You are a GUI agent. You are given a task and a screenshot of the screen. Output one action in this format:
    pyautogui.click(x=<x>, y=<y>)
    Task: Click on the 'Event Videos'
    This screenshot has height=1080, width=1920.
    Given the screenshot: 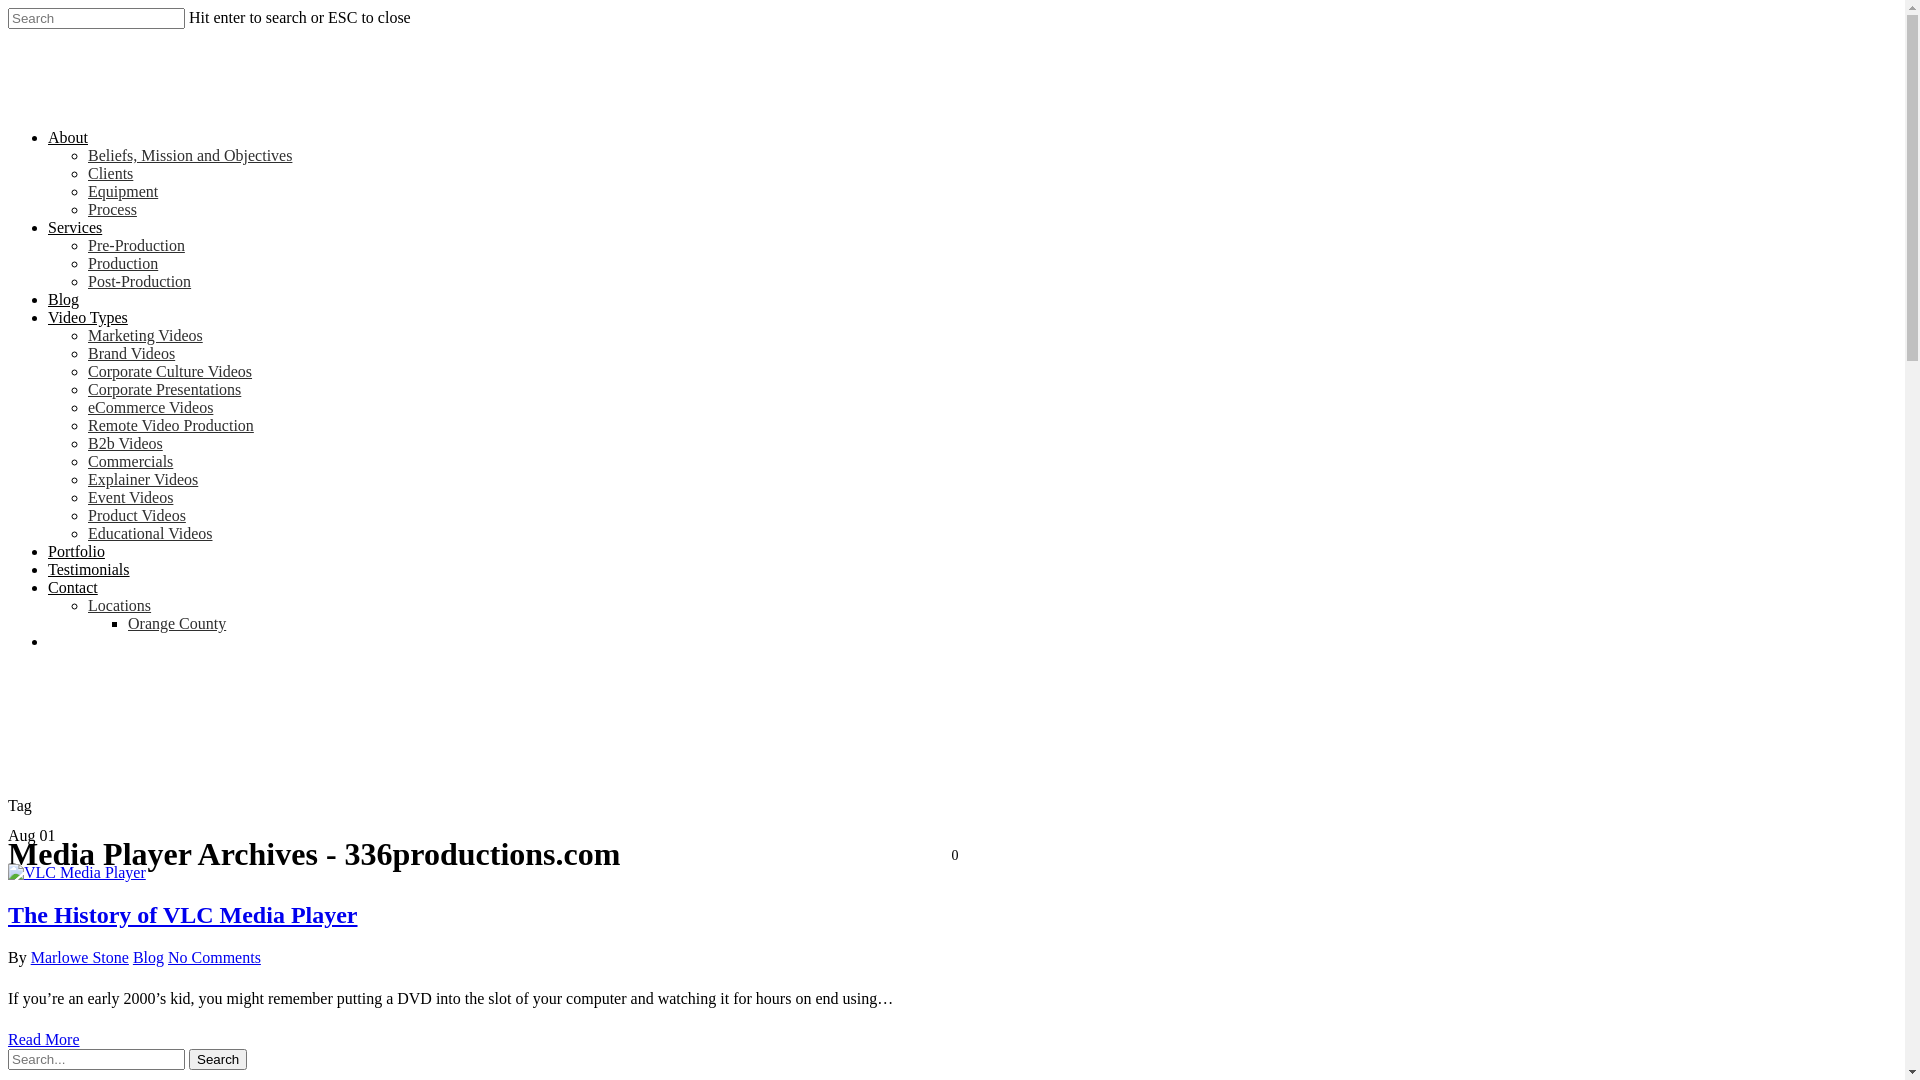 What is the action you would take?
    pyautogui.click(x=86, y=496)
    